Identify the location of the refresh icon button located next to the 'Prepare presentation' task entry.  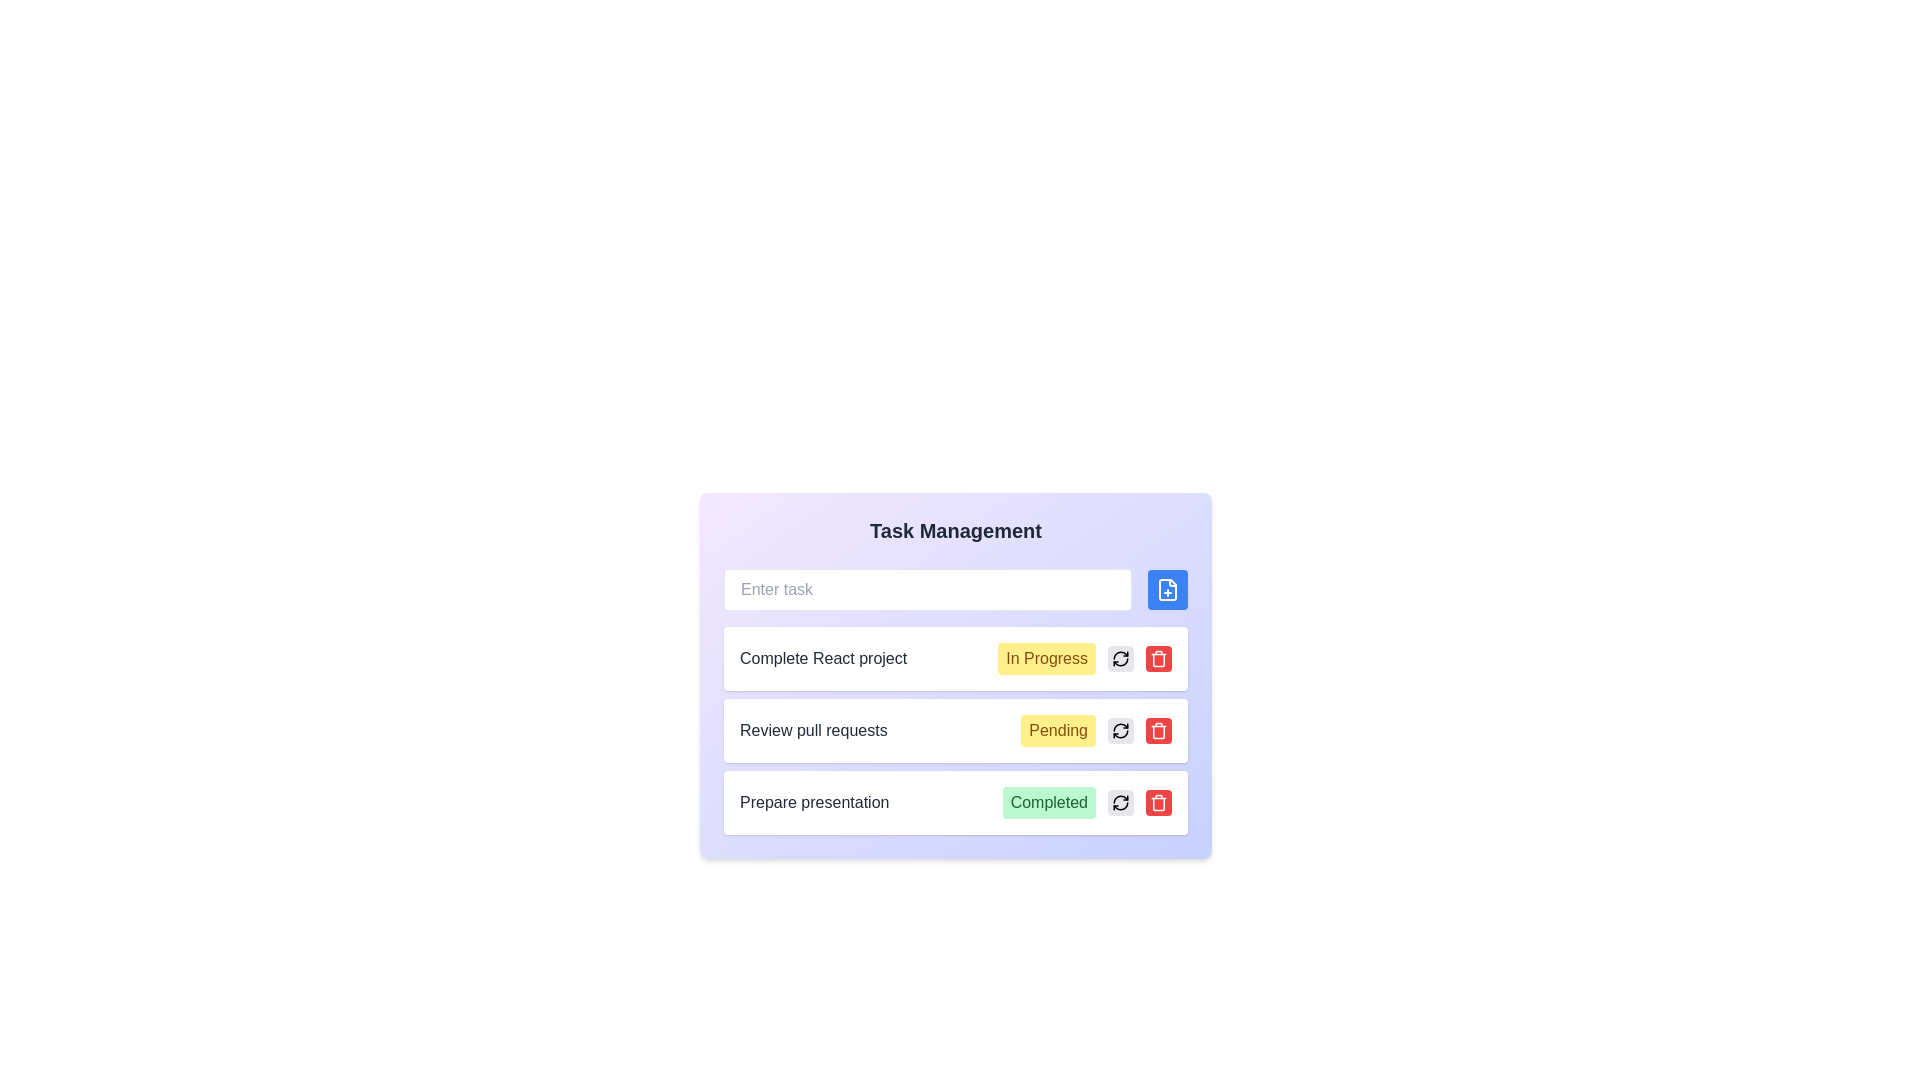
(1121, 801).